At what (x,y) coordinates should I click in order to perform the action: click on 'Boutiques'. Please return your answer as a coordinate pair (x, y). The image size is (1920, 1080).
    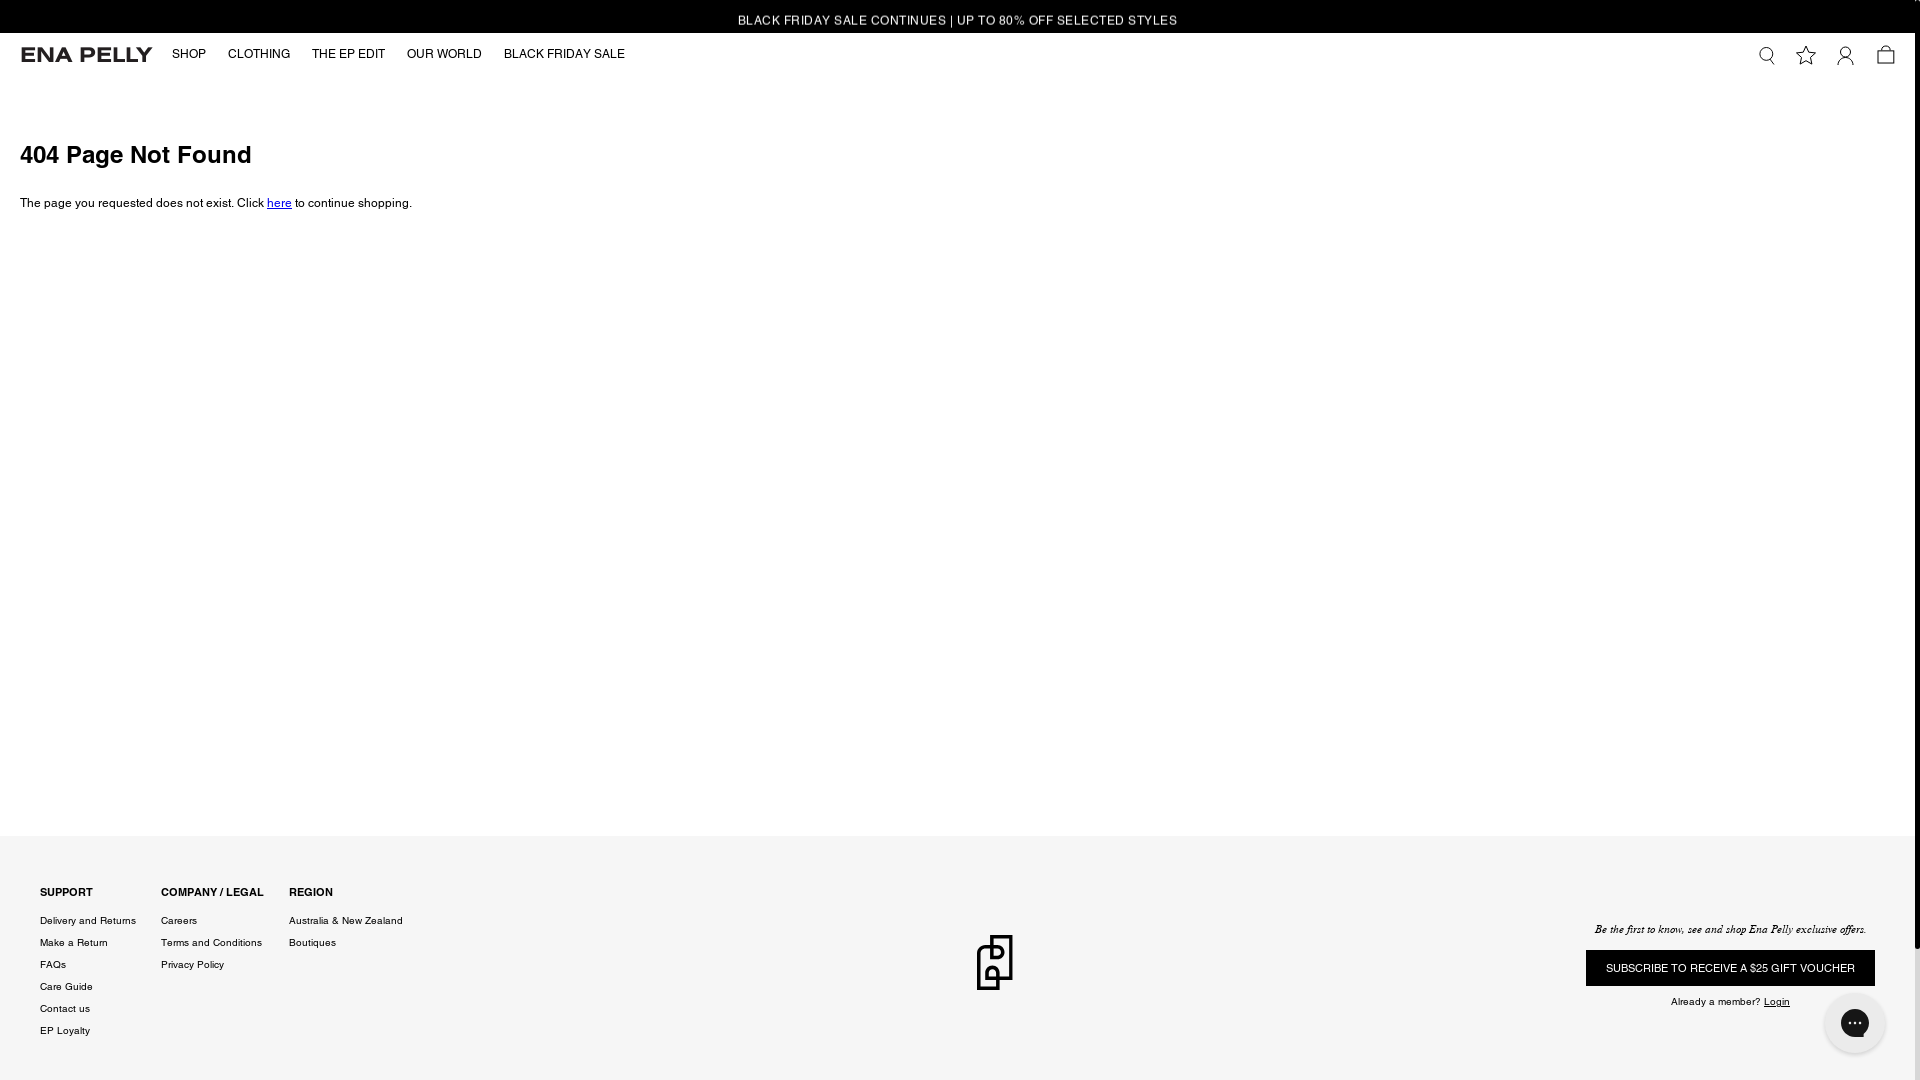
    Looking at the image, I should click on (311, 942).